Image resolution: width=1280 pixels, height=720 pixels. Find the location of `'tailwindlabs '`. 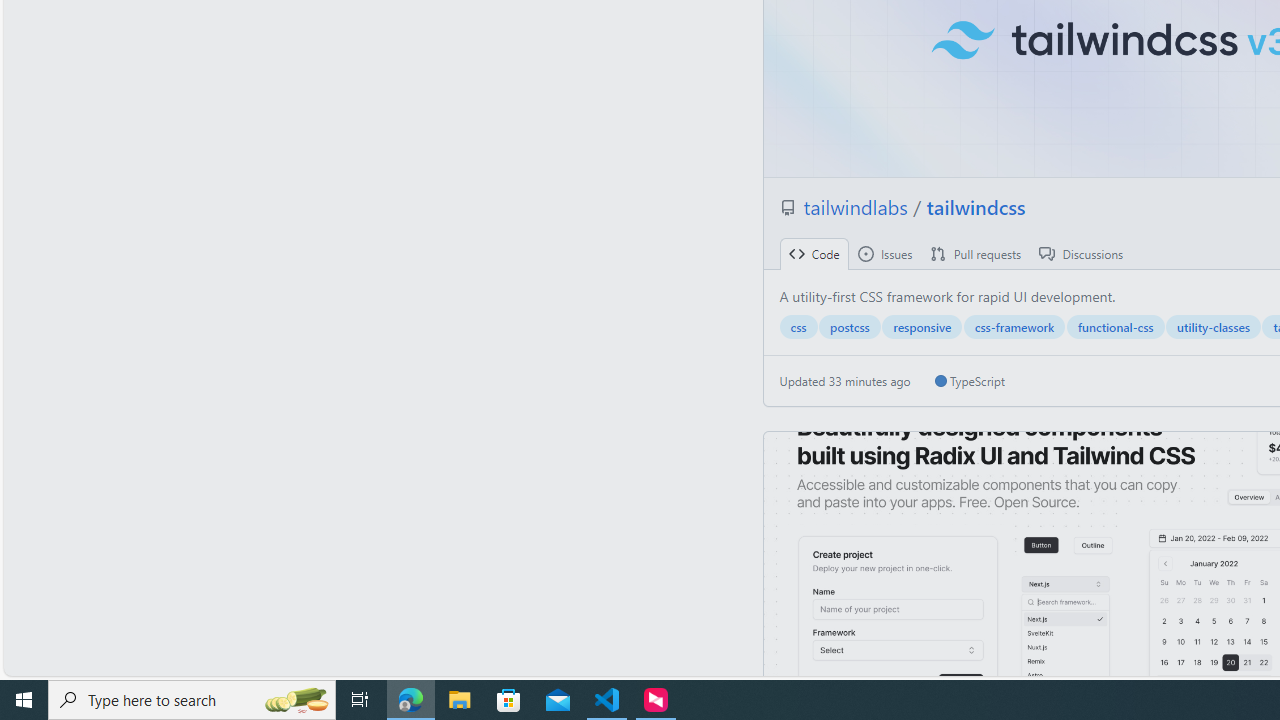

'tailwindlabs ' is located at coordinates (858, 206).